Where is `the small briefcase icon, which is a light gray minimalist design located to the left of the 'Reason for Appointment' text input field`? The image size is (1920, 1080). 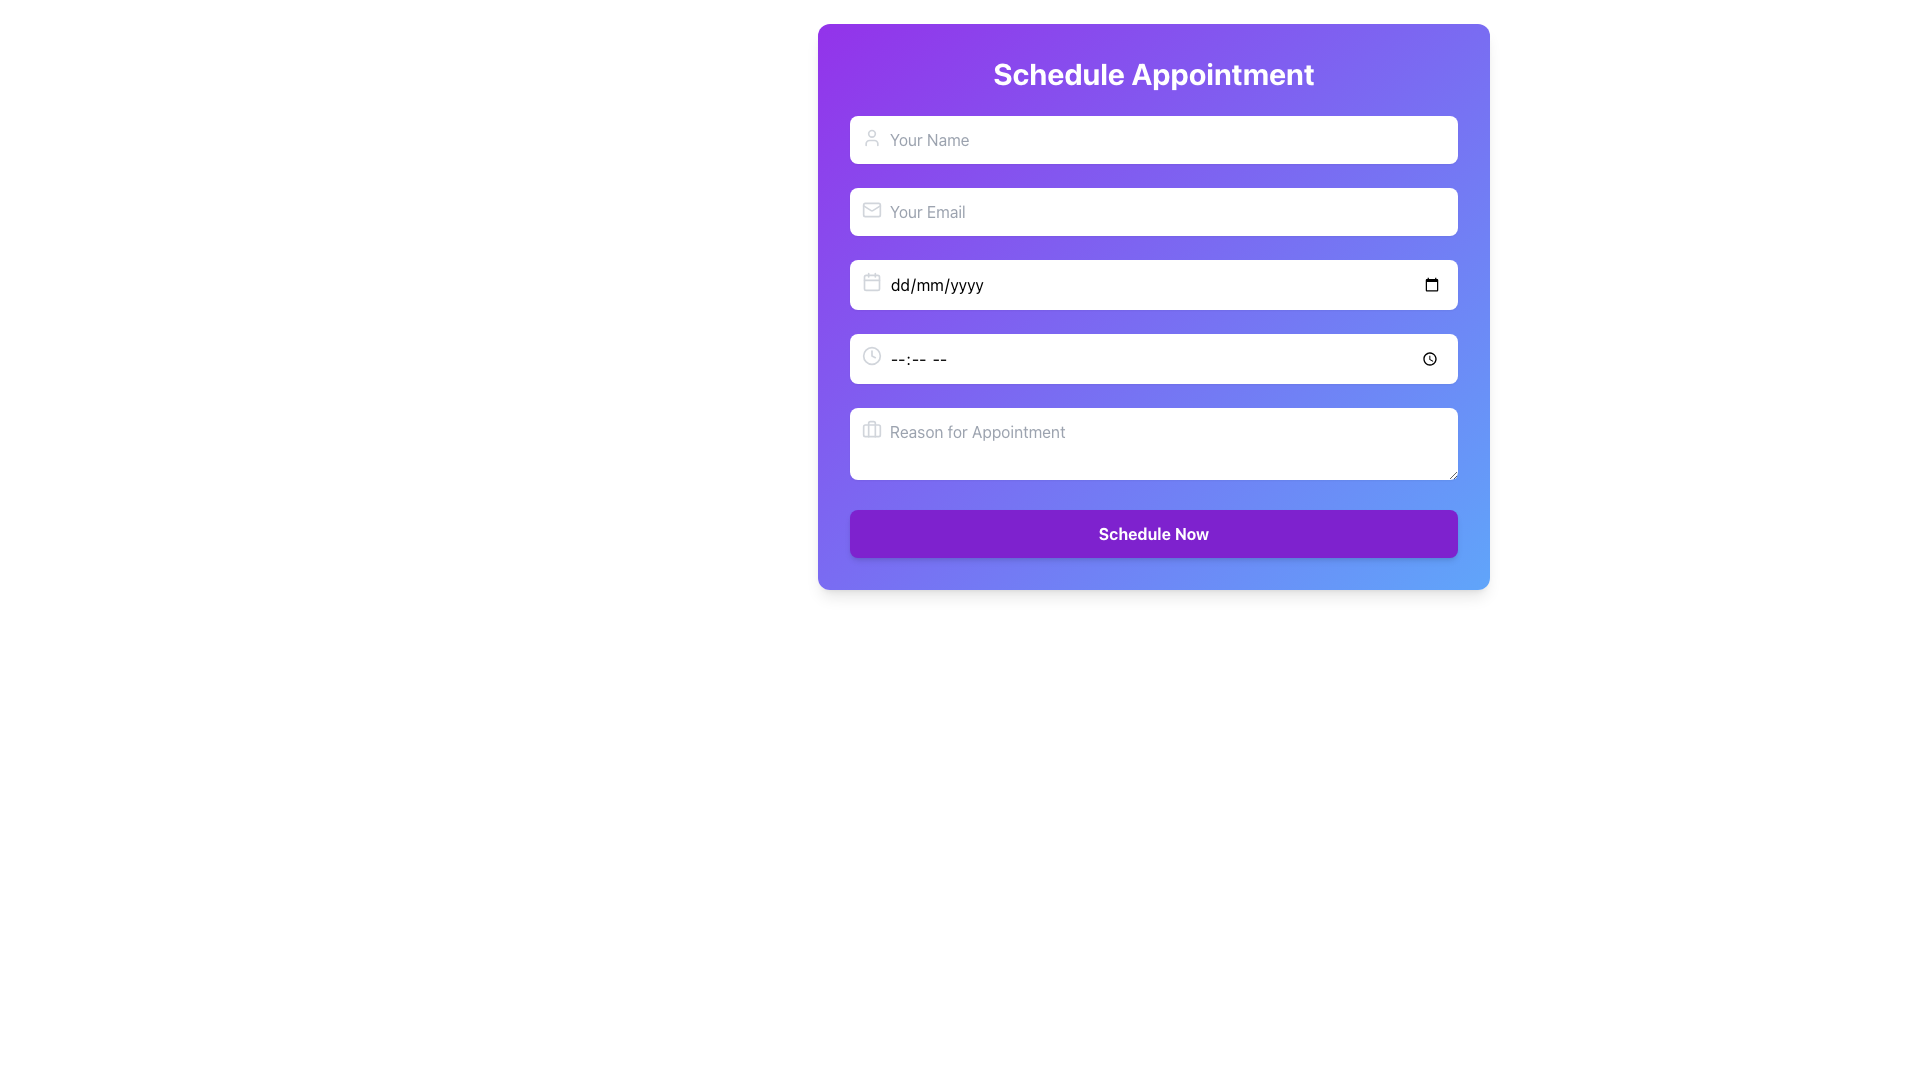 the small briefcase icon, which is a light gray minimalist design located to the left of the 'Reason for Appointment' text input field is located at coordinates (872, 428).